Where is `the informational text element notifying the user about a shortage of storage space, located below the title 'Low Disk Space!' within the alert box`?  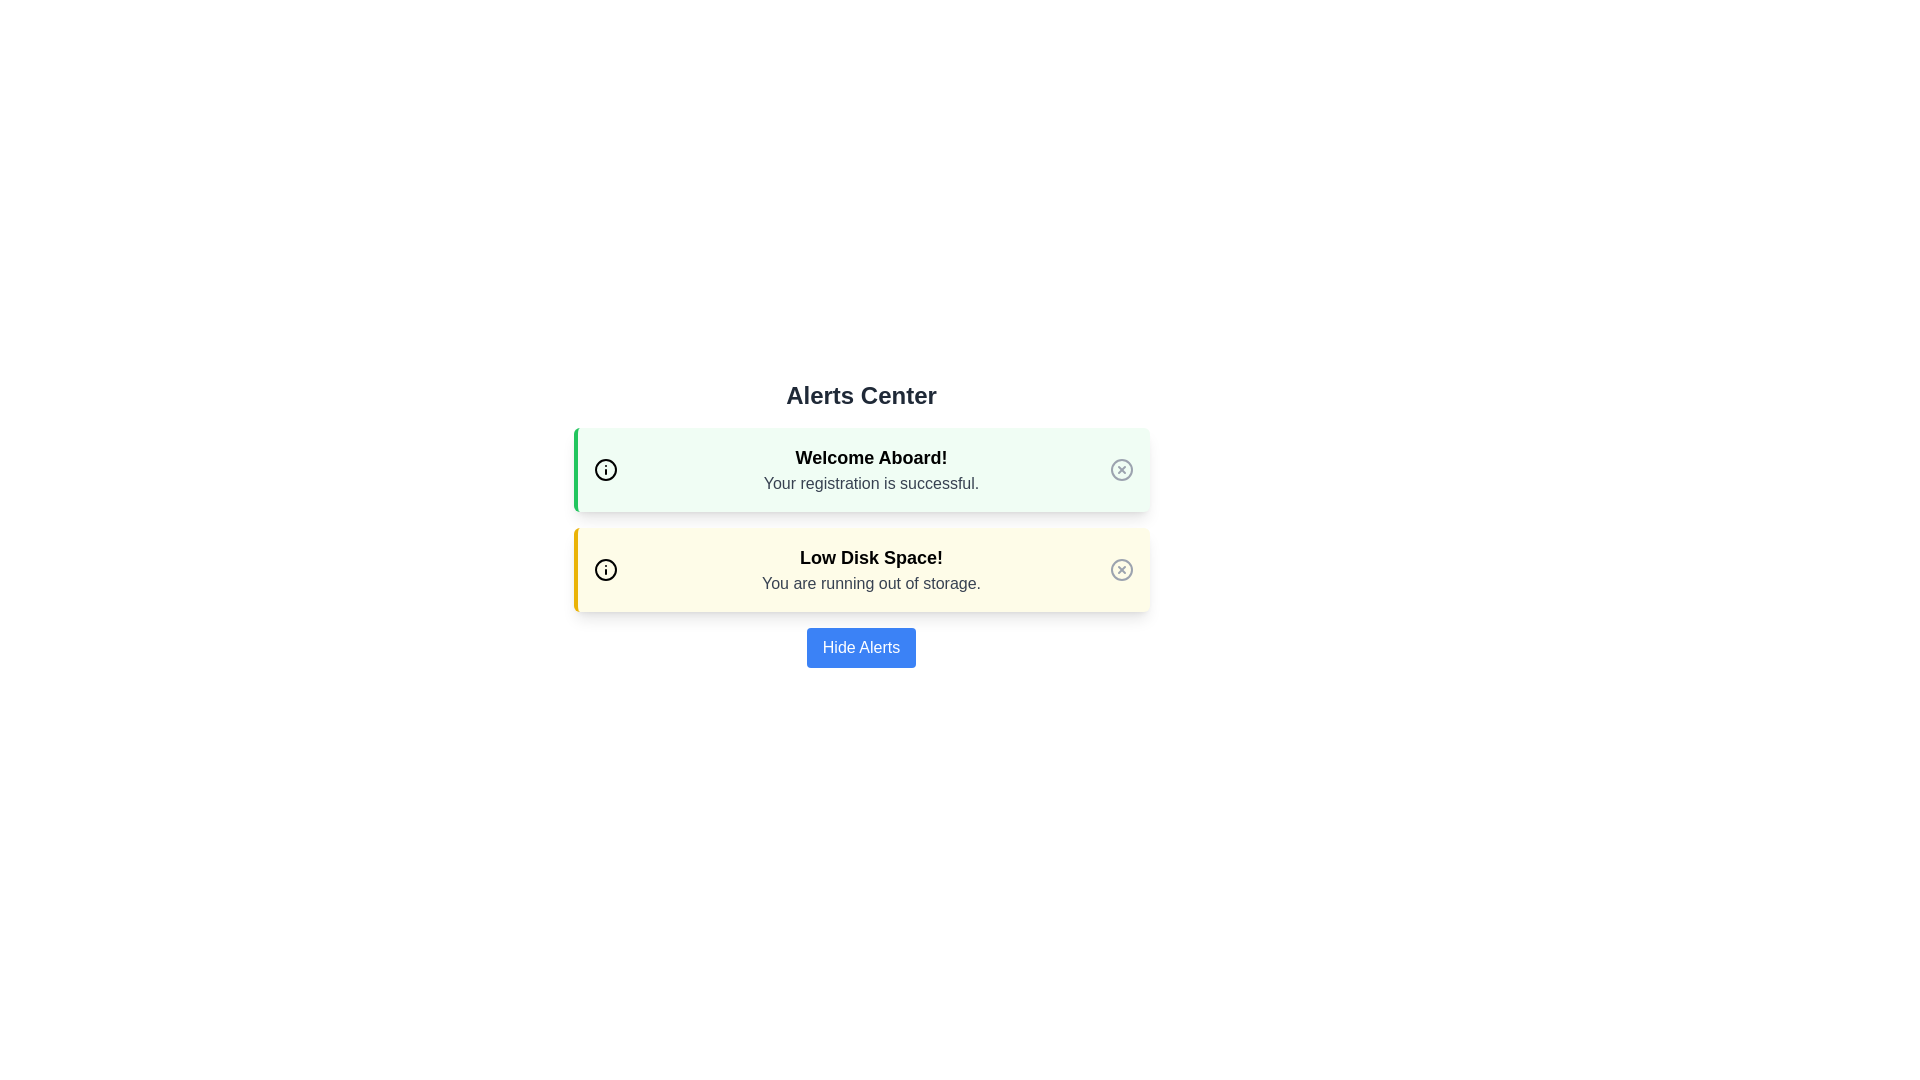
the informational text element notifying the user about a shortage of storage space, located below the title 'Low Disk Space!' within the alert box is located at coordinates (871, 583).